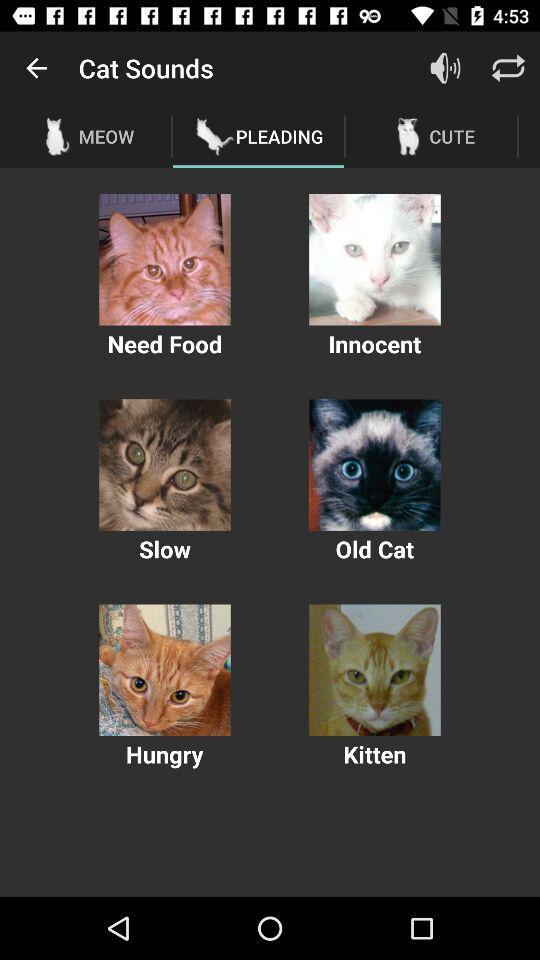  Describe the element at coordinates (374, 465) in the screenshot. I see `old cat sounds` at that location.